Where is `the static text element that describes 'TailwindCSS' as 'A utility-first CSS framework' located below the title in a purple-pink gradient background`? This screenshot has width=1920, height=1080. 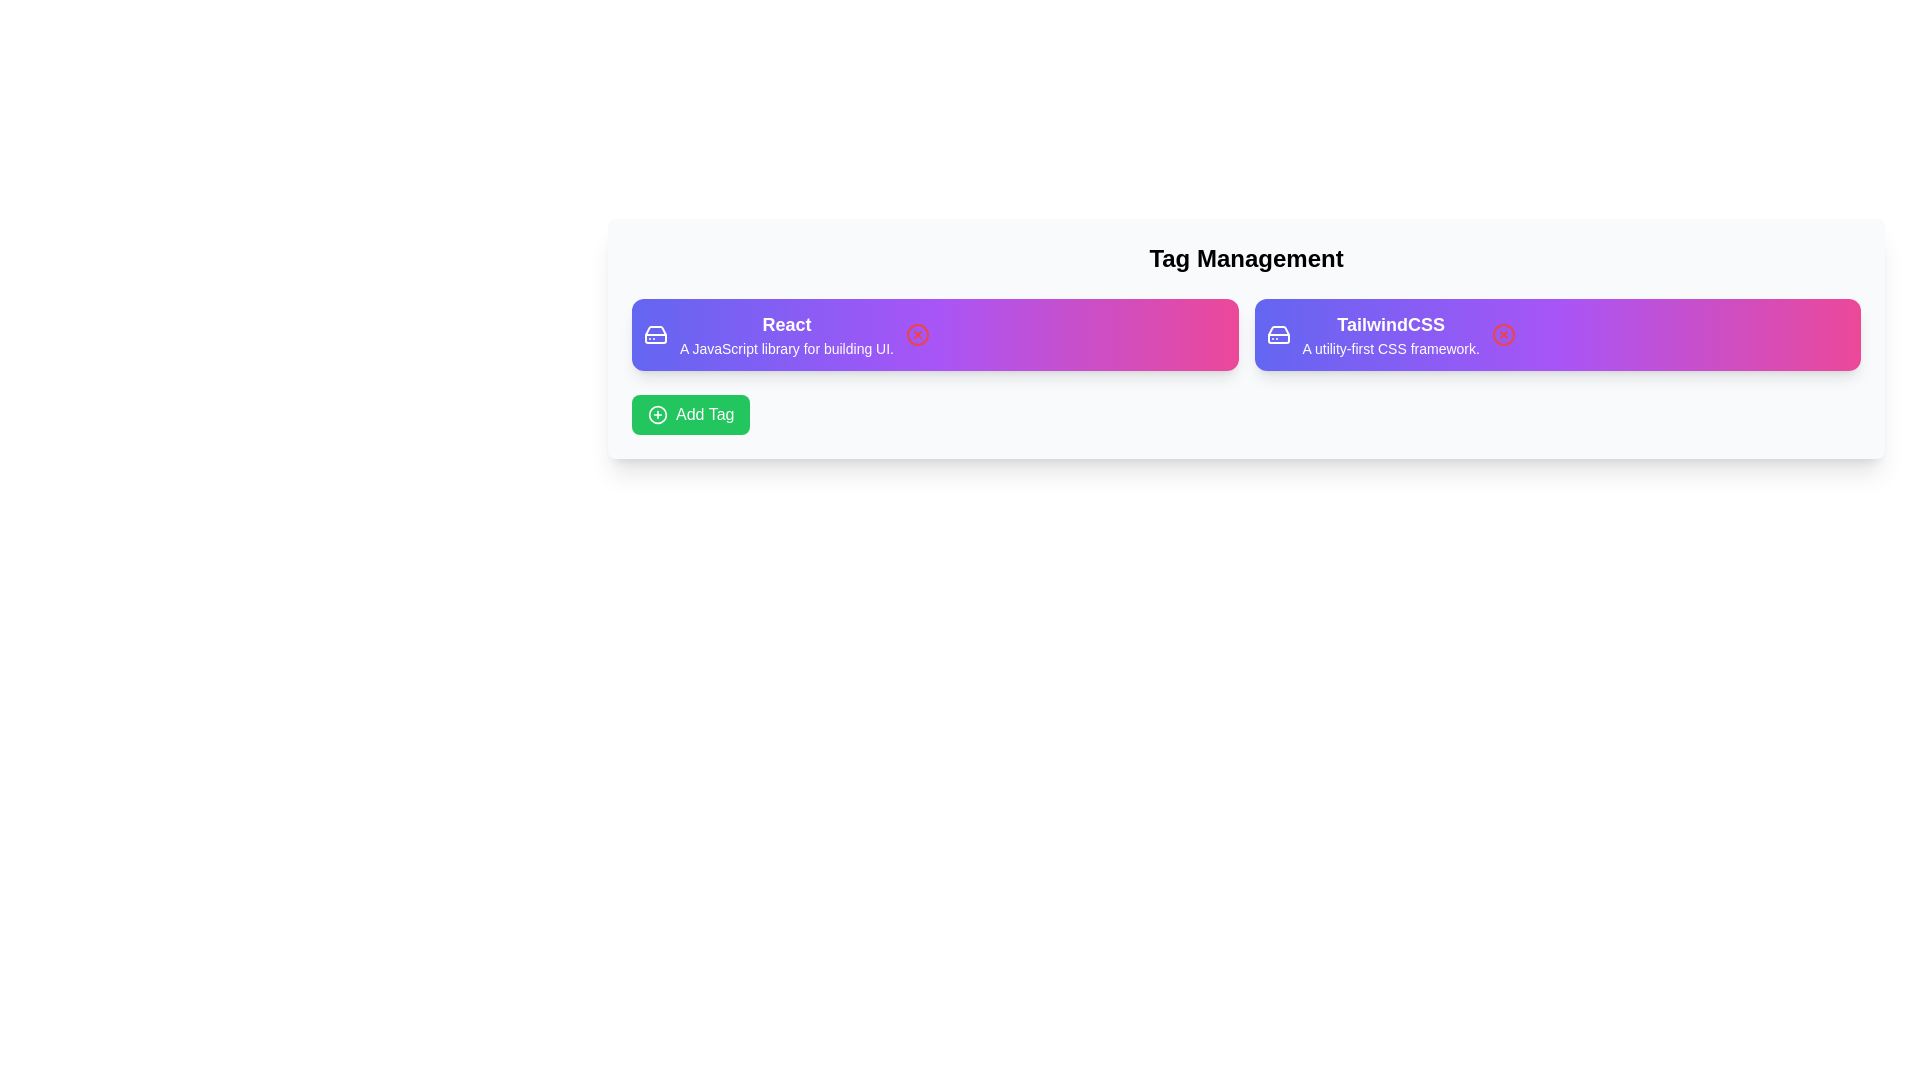 the static text element that describes 'TailwindCSS' as 'A utility-first CSS framework' located below the title in a purple-pink gradient background is located at coordinates (1390, 347).